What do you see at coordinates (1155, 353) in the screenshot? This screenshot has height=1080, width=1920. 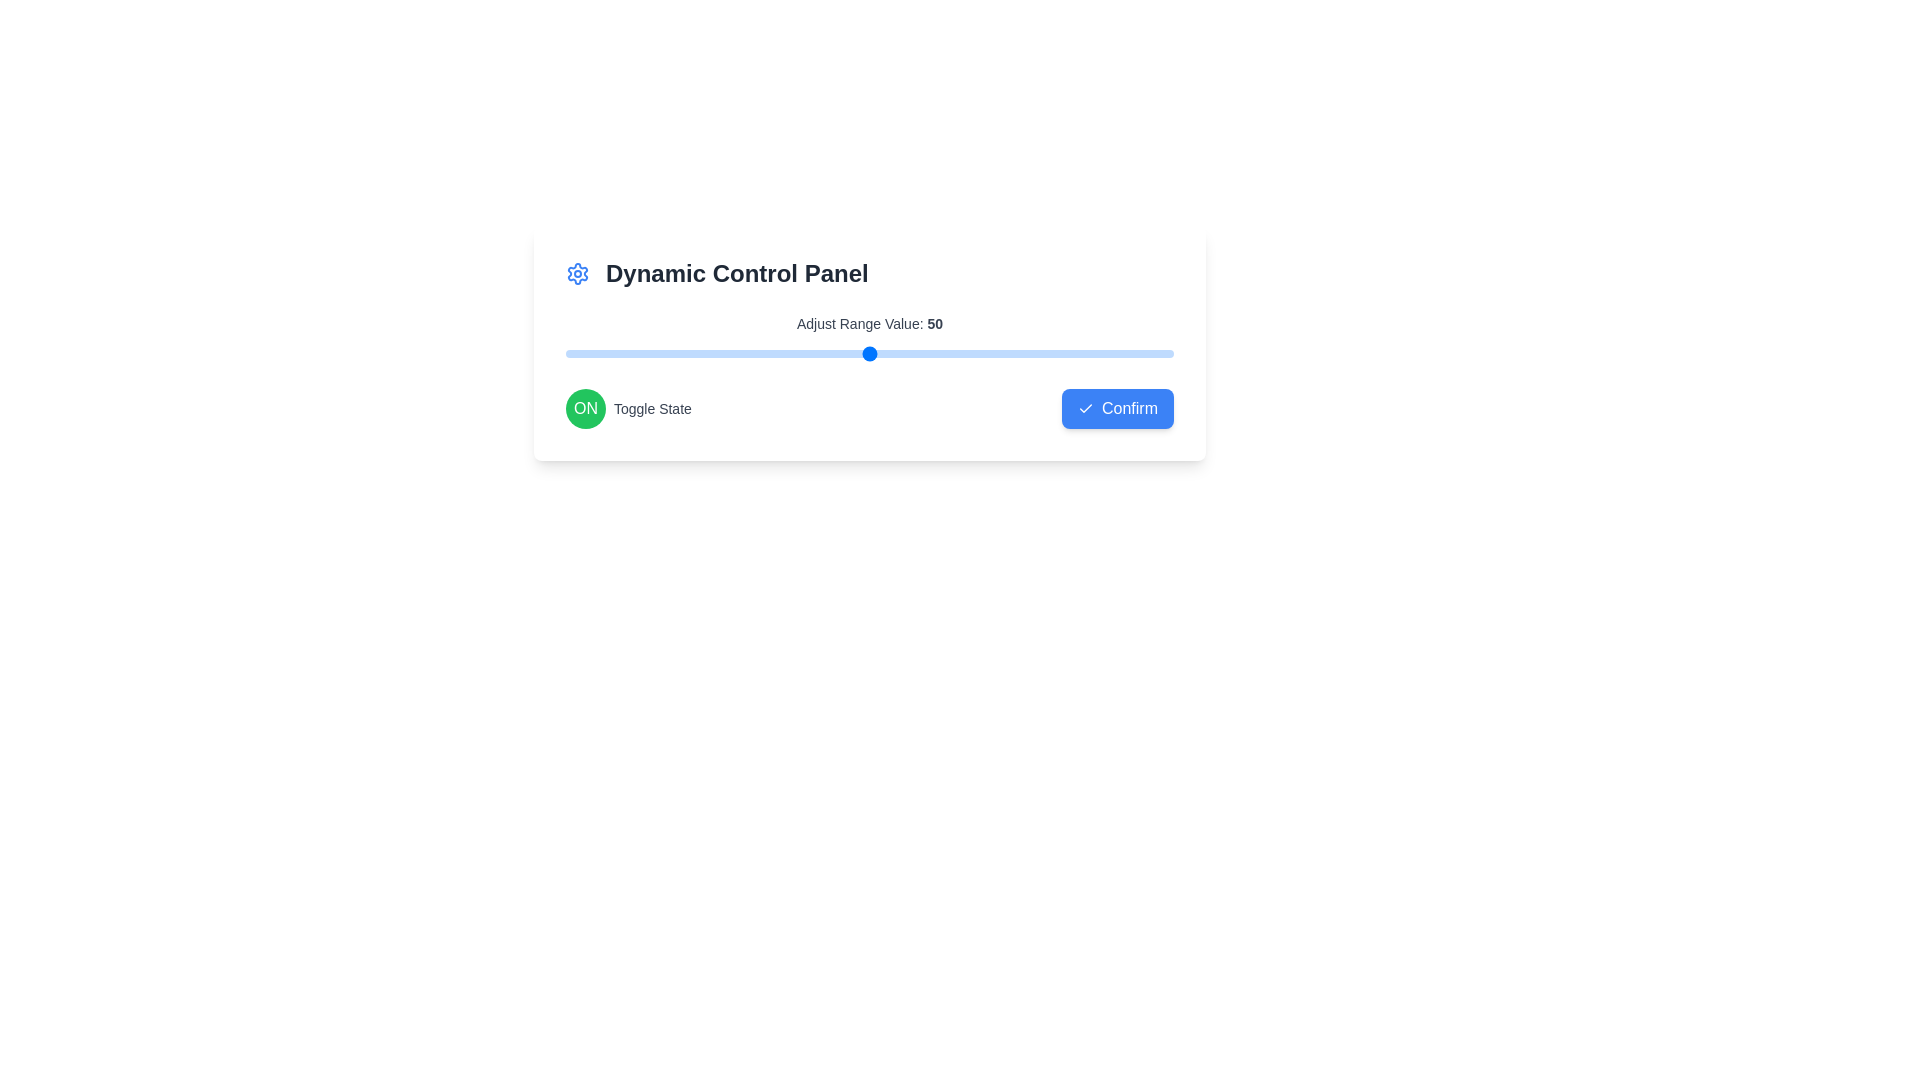 I see `the slider value` at bounding box center [1155, 353].